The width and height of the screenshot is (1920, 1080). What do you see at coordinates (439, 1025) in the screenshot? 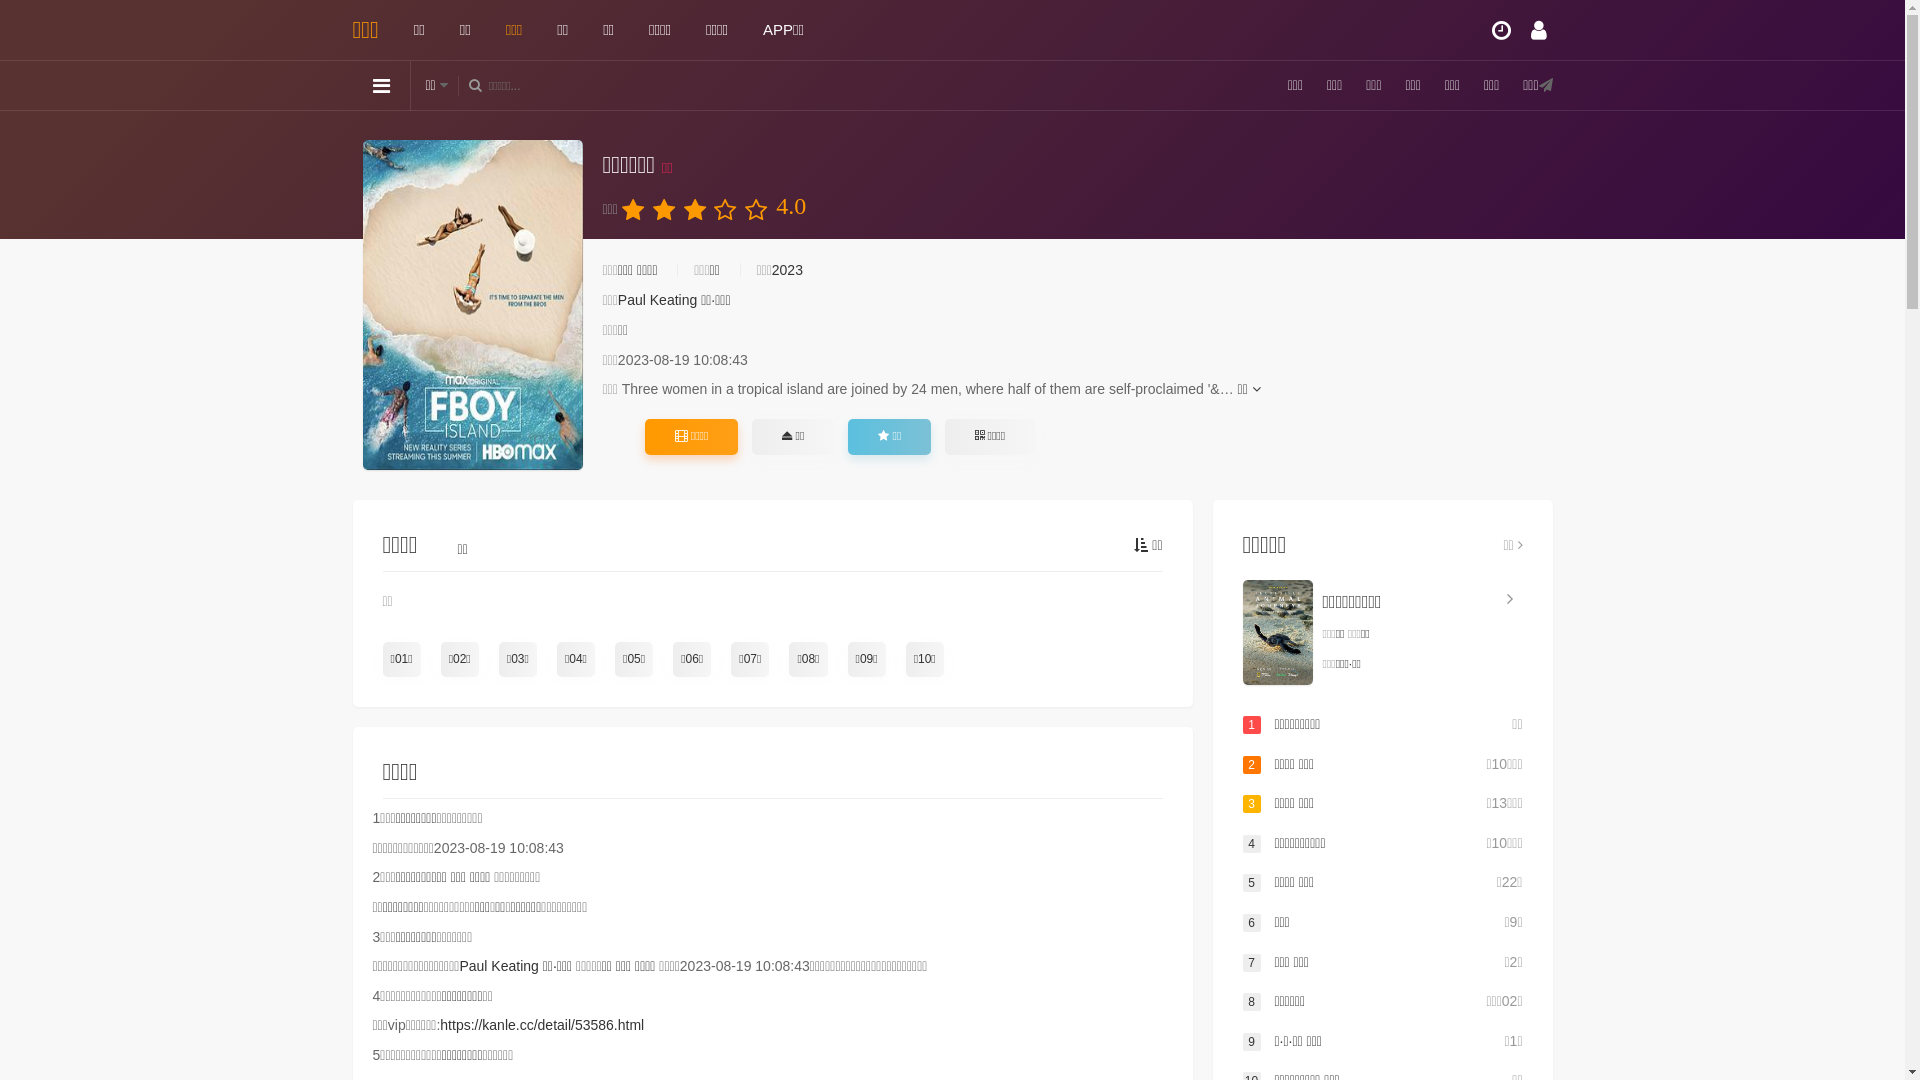
I see `'https://kanle.cc/detail/53586.html'` at bounding box center [439, 1025].